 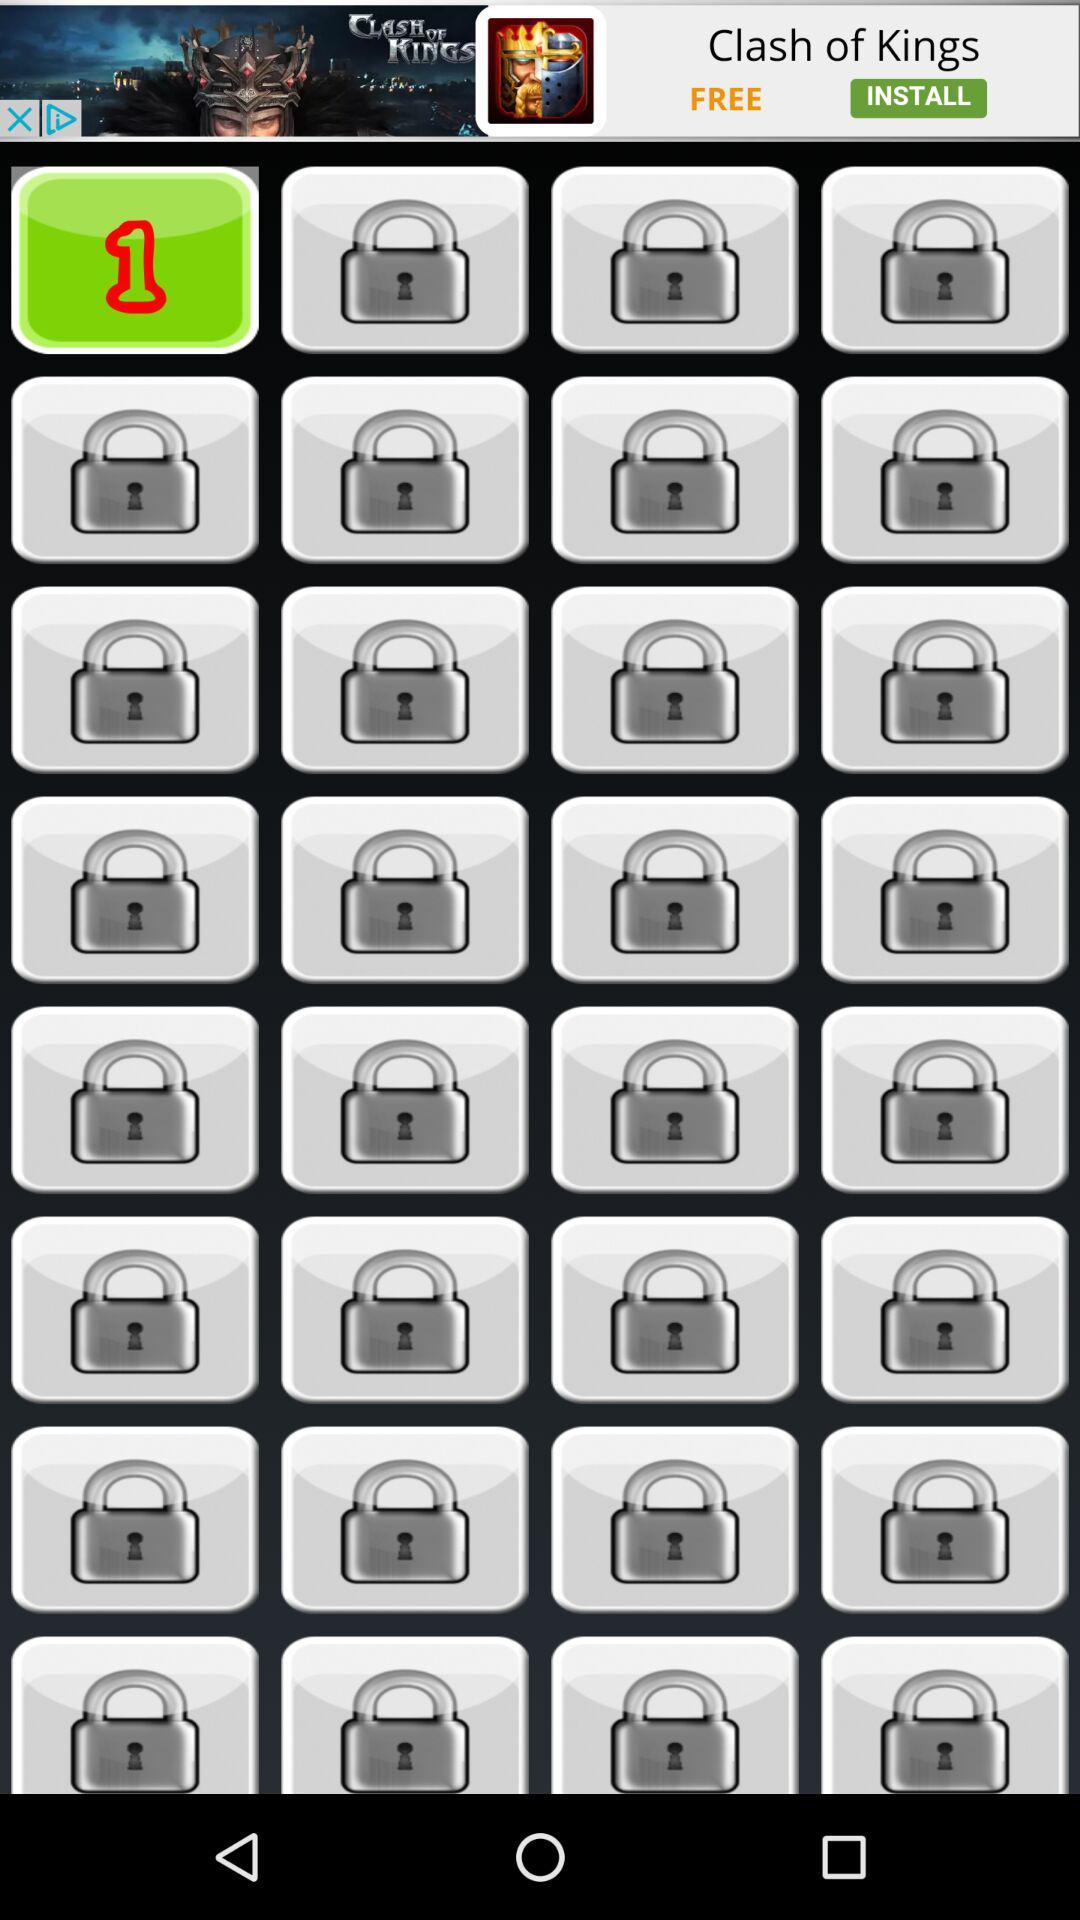 I want to click on unlock, so click(x=675, y=680).